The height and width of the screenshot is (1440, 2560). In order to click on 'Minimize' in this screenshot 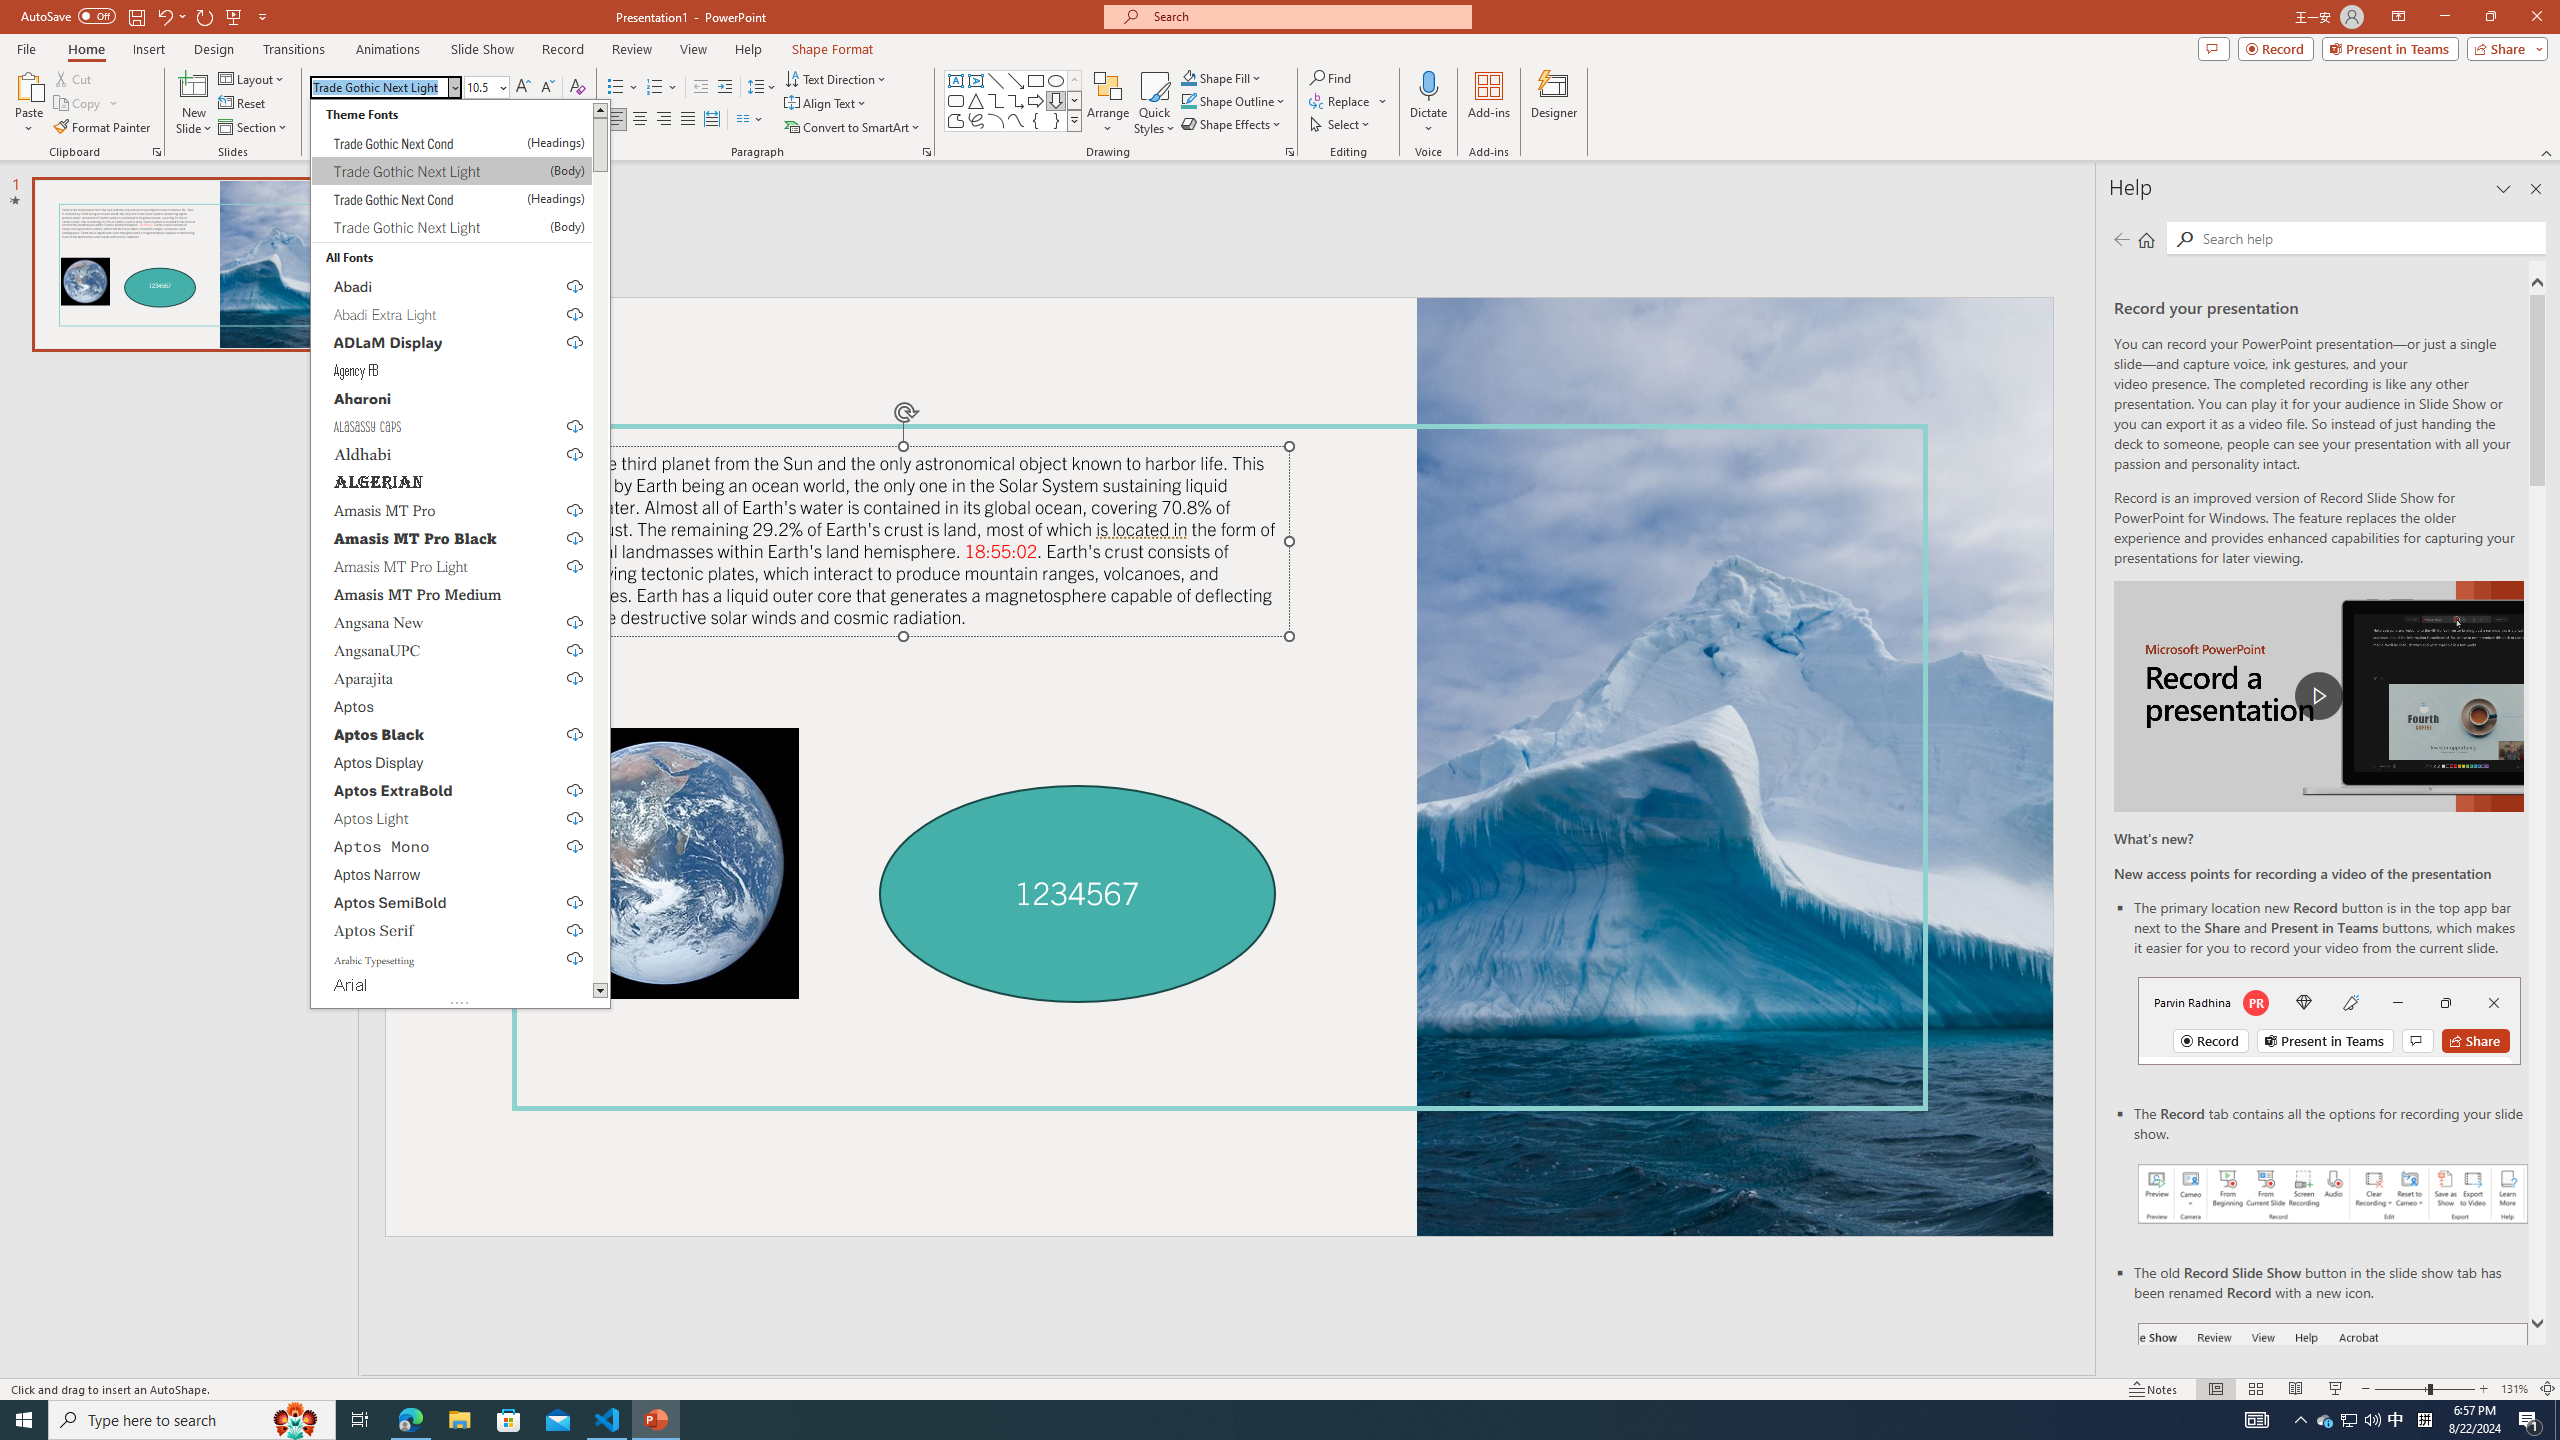, I will do `click(2443, 16)`.